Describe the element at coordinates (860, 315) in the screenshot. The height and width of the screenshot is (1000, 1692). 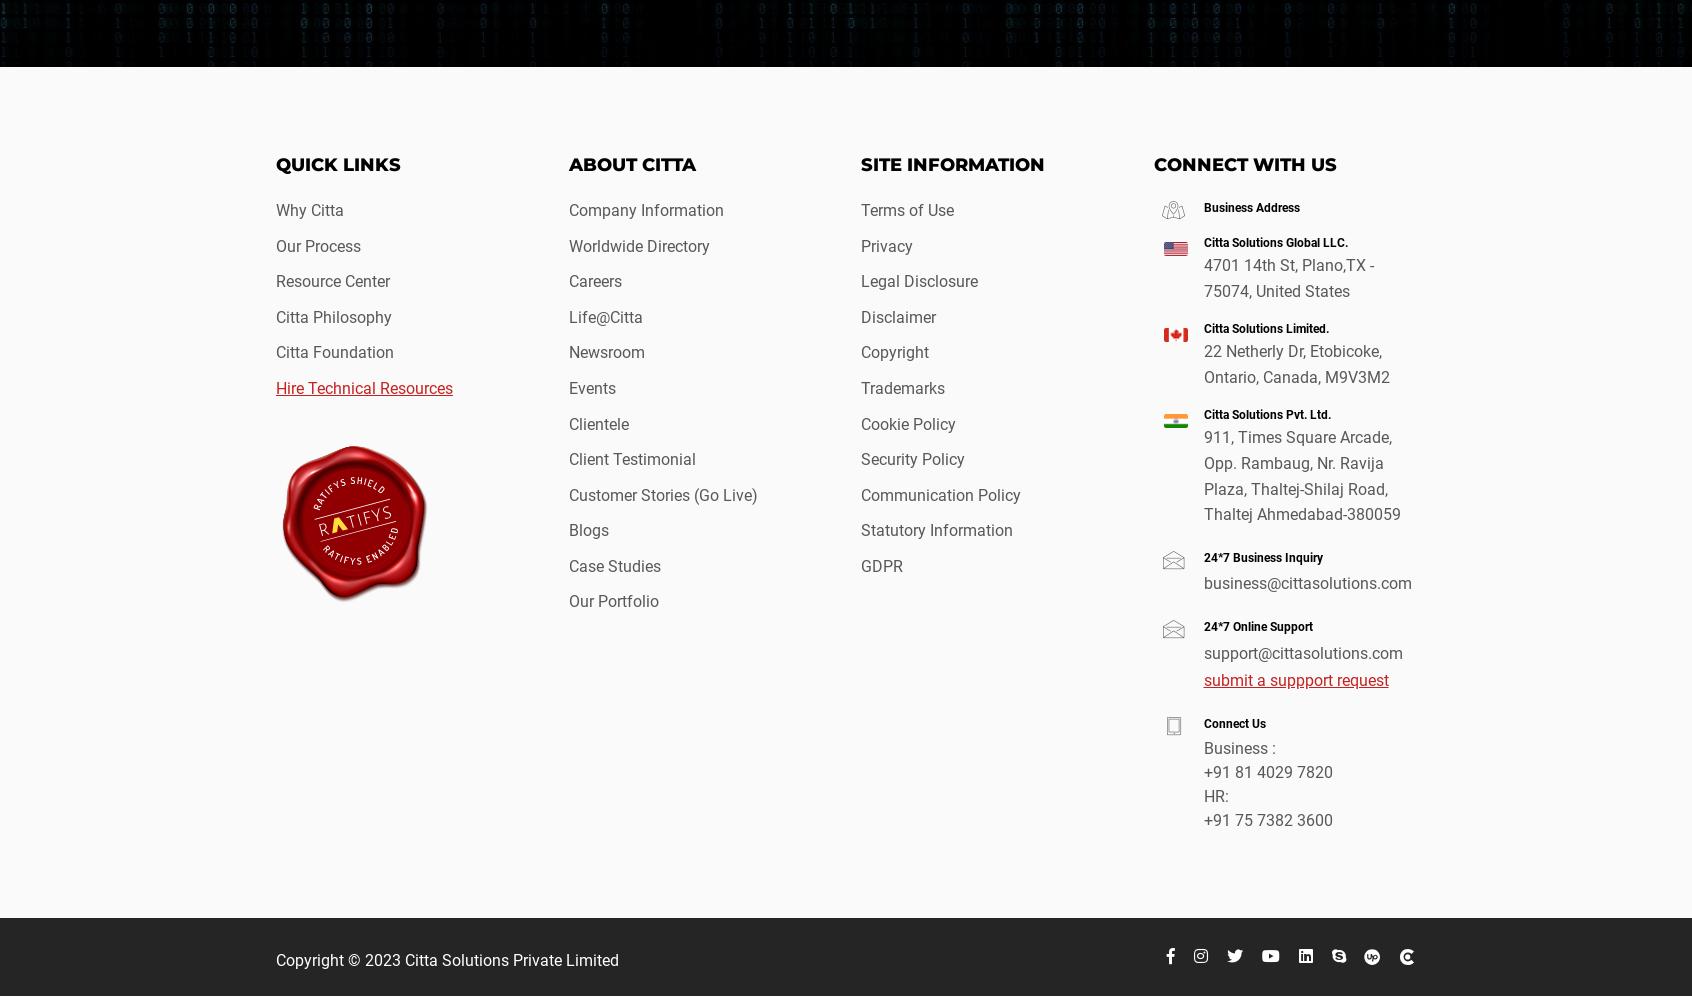
I see `'Disclaimer'` at that location.